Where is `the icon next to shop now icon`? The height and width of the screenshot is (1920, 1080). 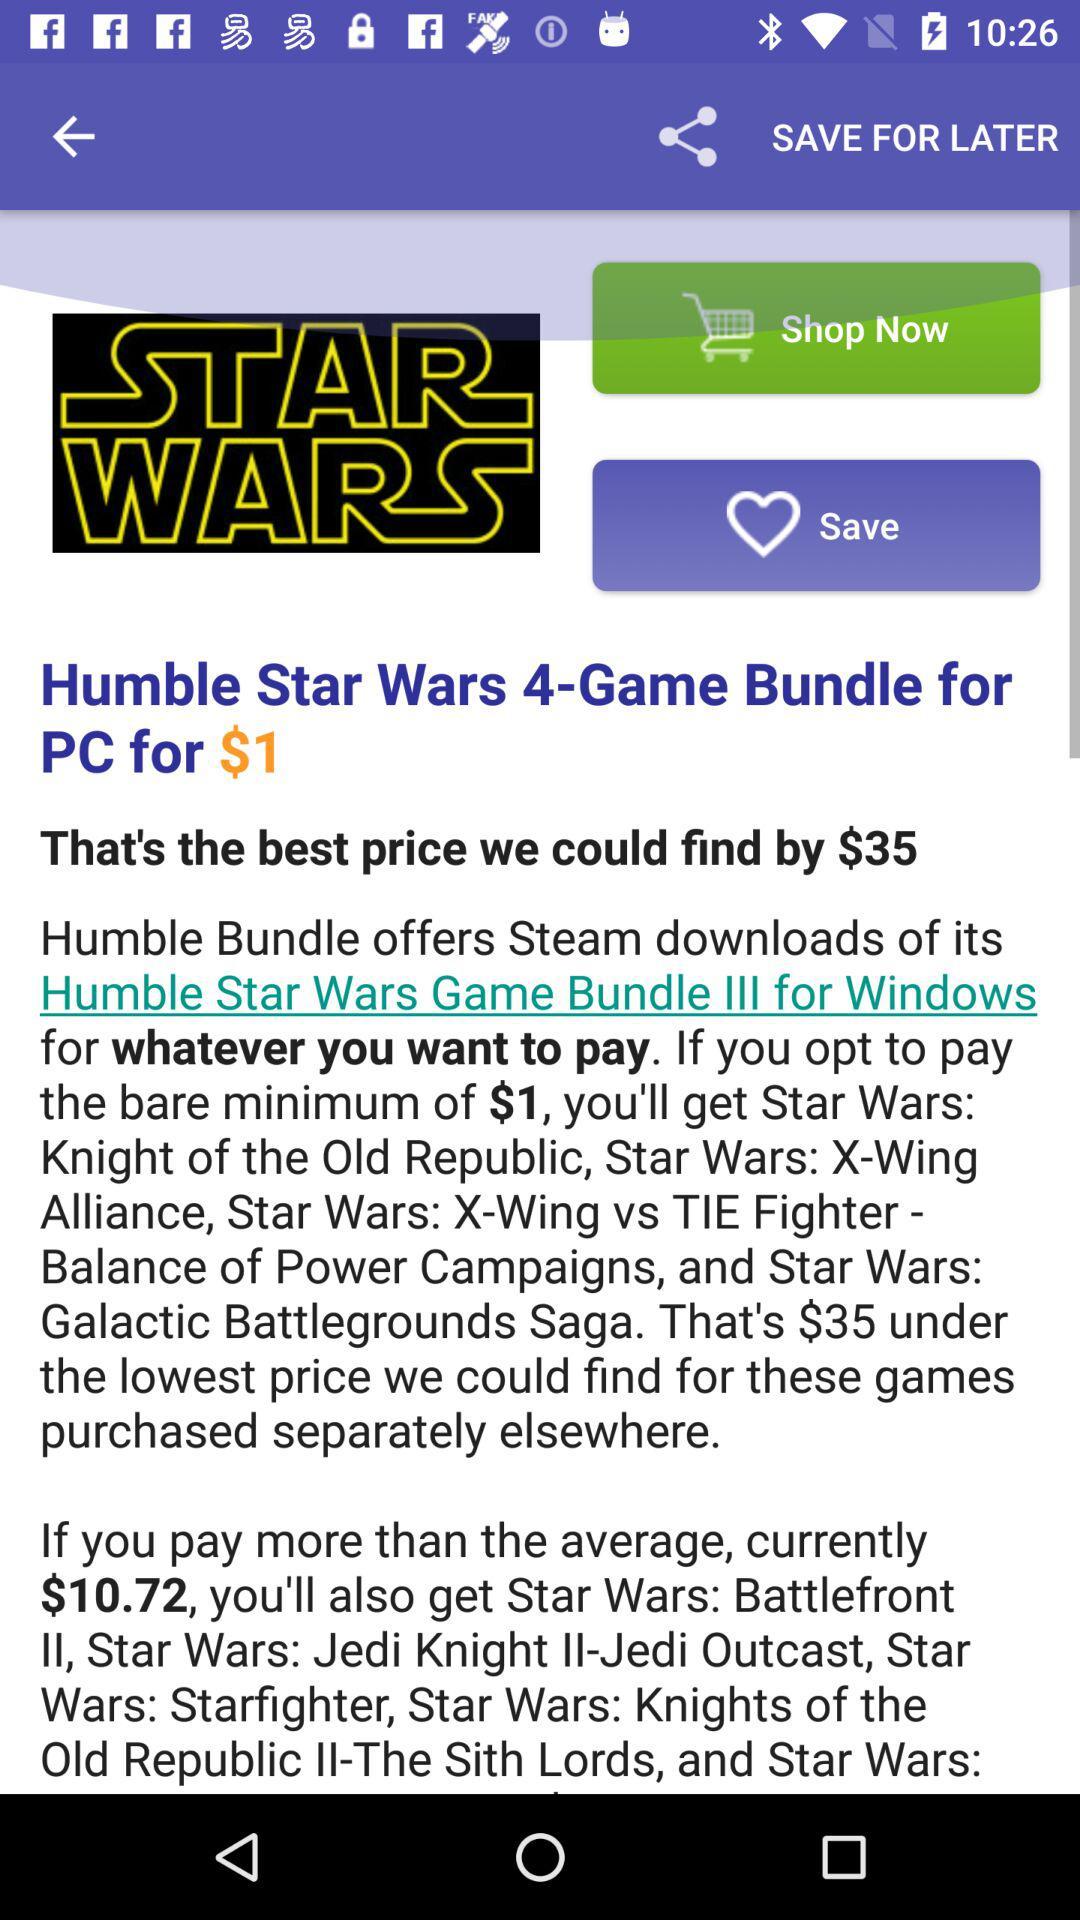 the icon next to shop now icon is located at coordinates (296, 432).